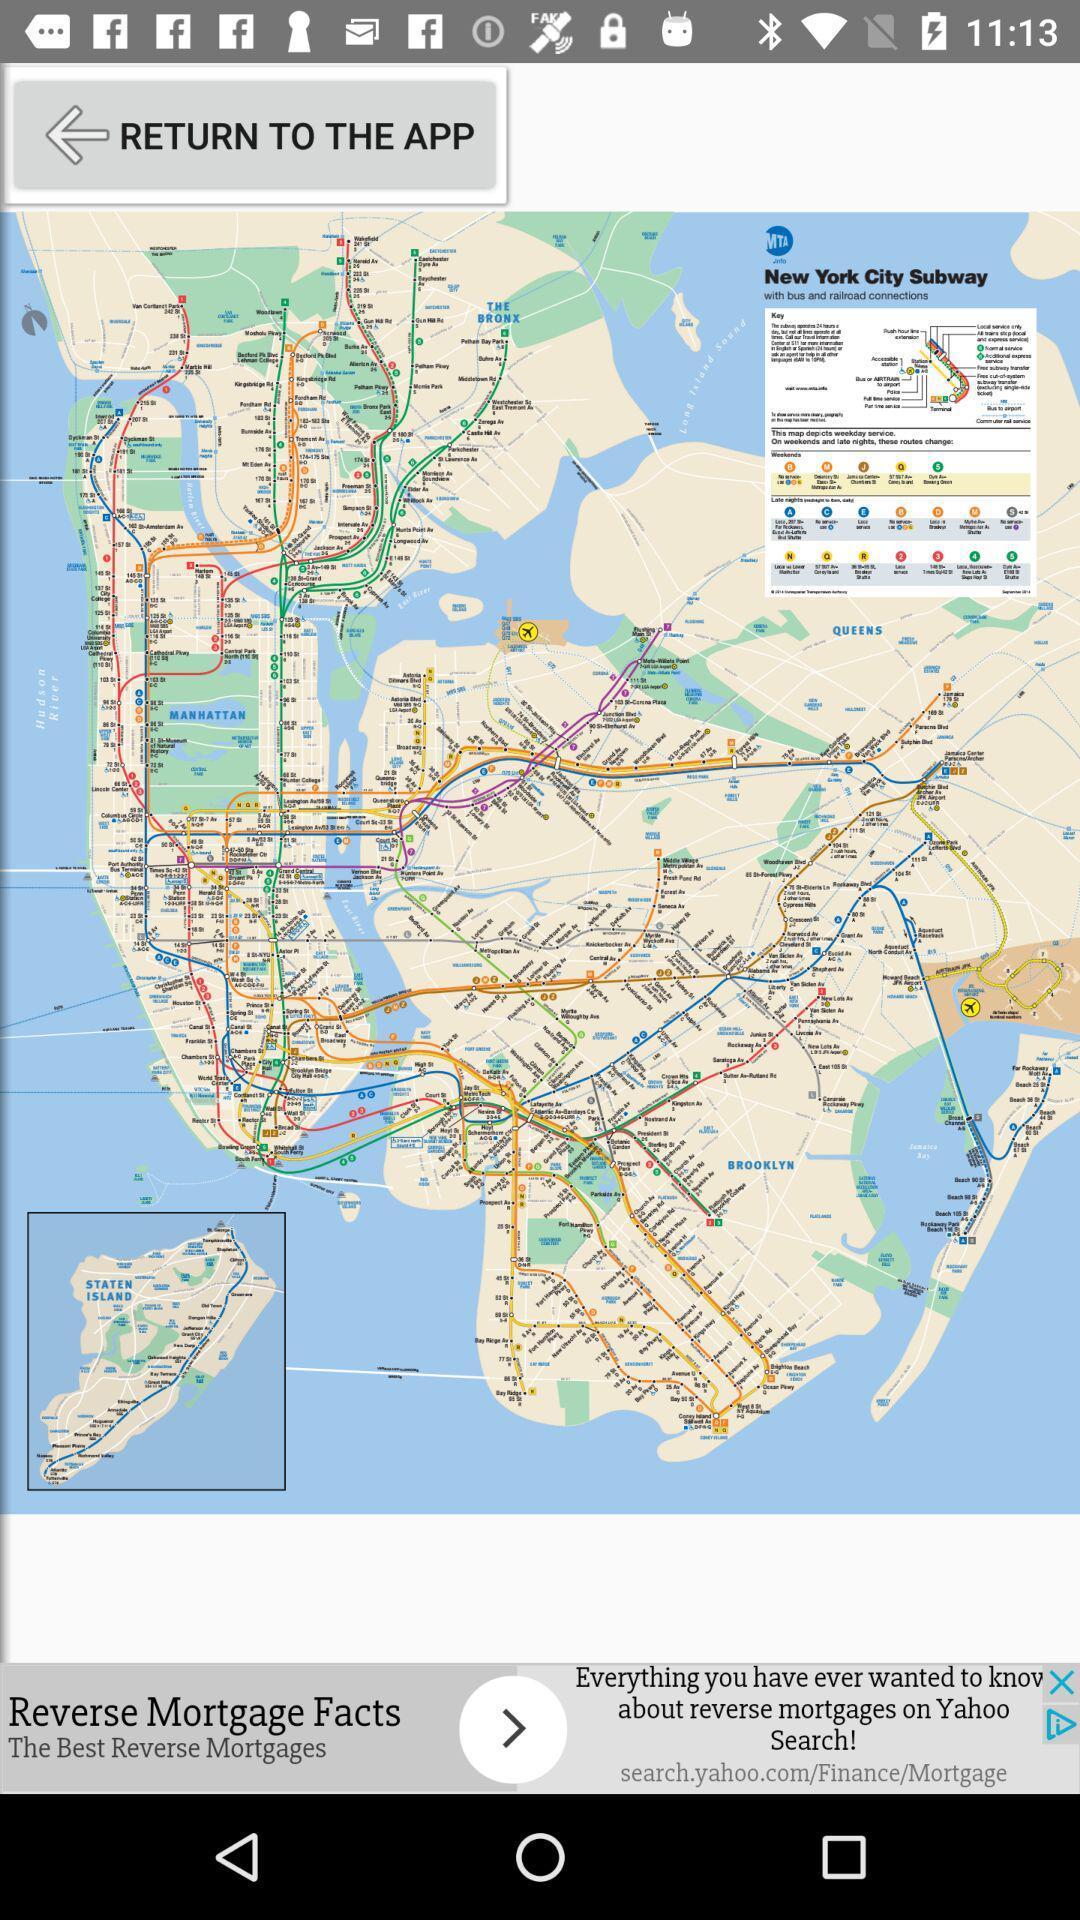  I want to click on open webpage of displayed advertisement, so click(540, 1727).